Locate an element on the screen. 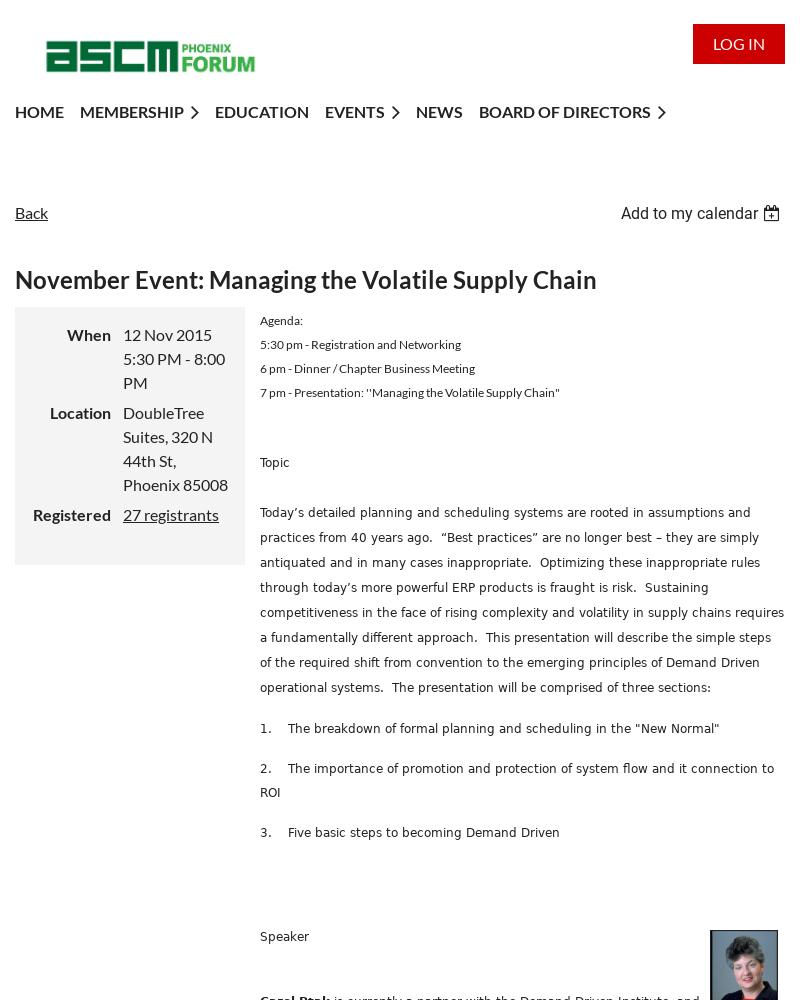 The image size is (800, 1000). '12 Nov 2015' is located at coordinates (167, 332).